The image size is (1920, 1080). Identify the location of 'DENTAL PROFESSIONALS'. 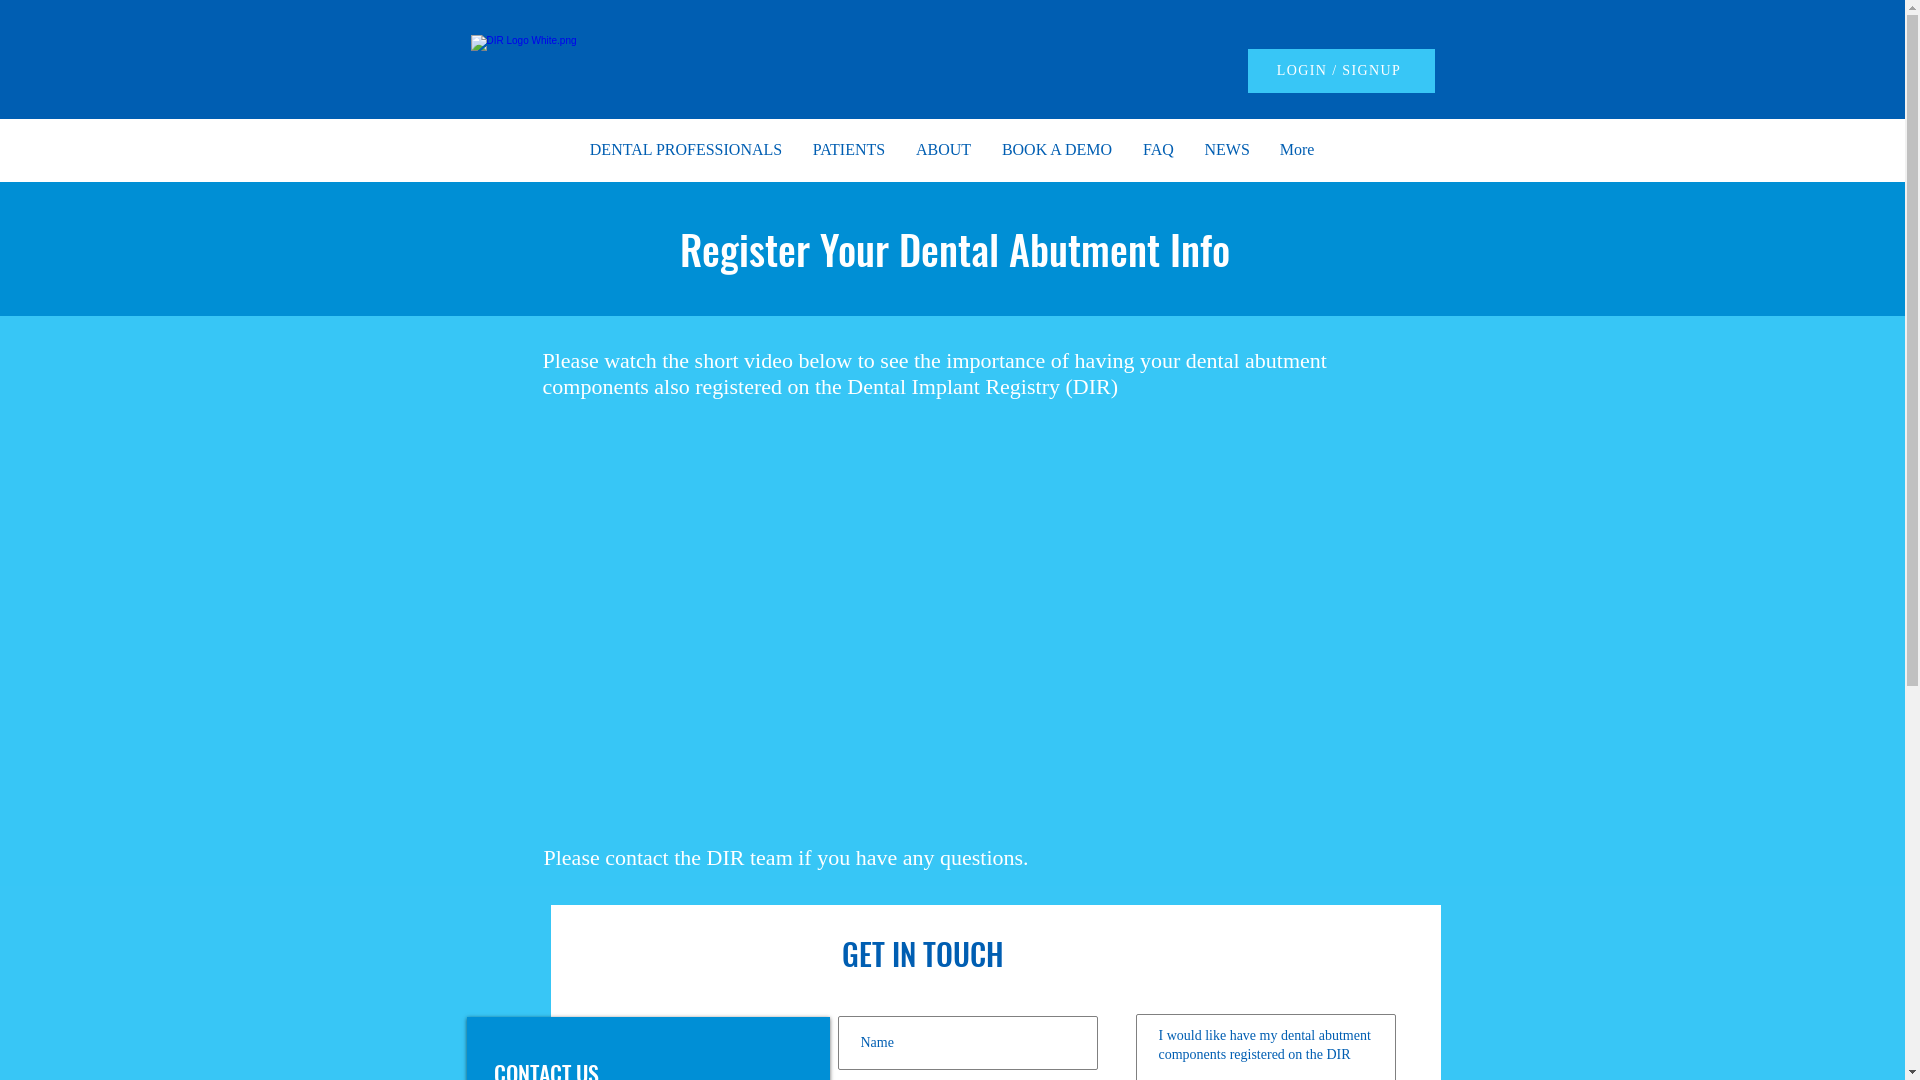
(685, 149).